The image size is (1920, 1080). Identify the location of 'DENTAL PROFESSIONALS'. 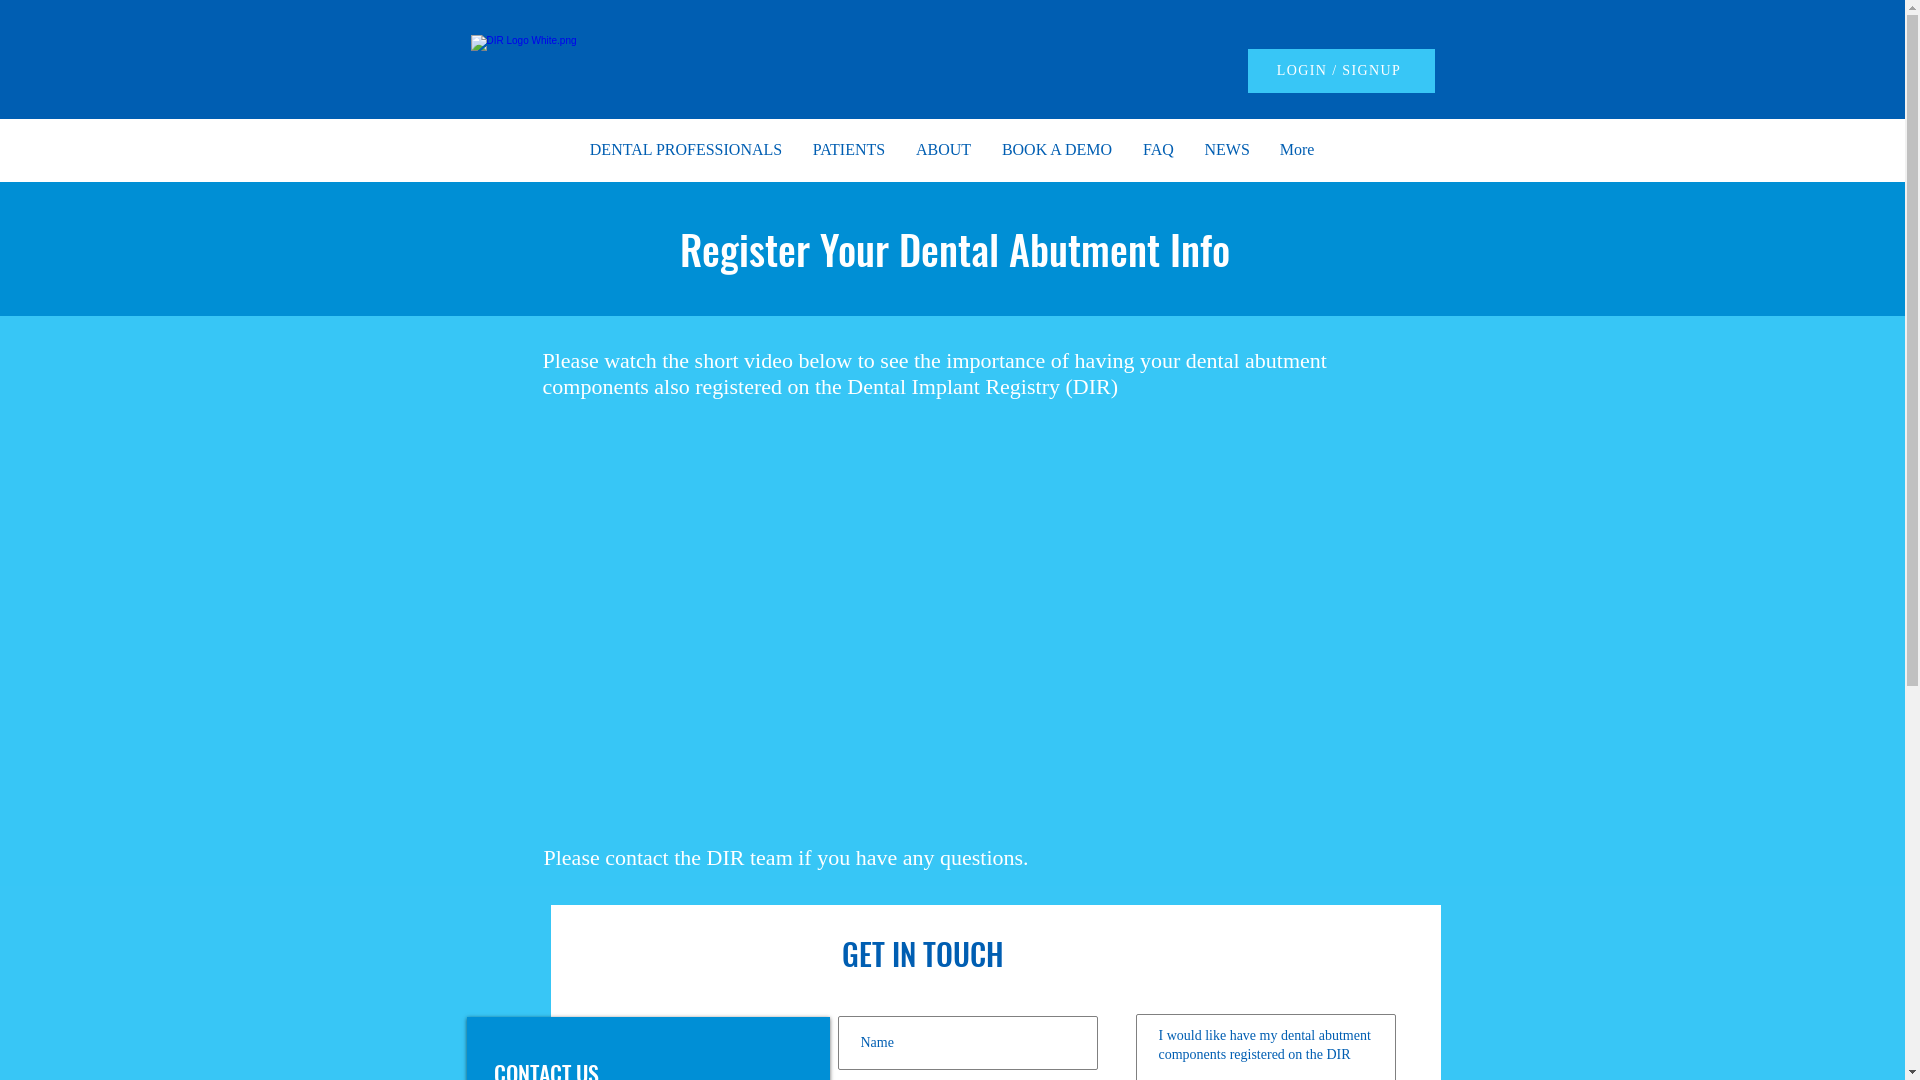
(685, 149).